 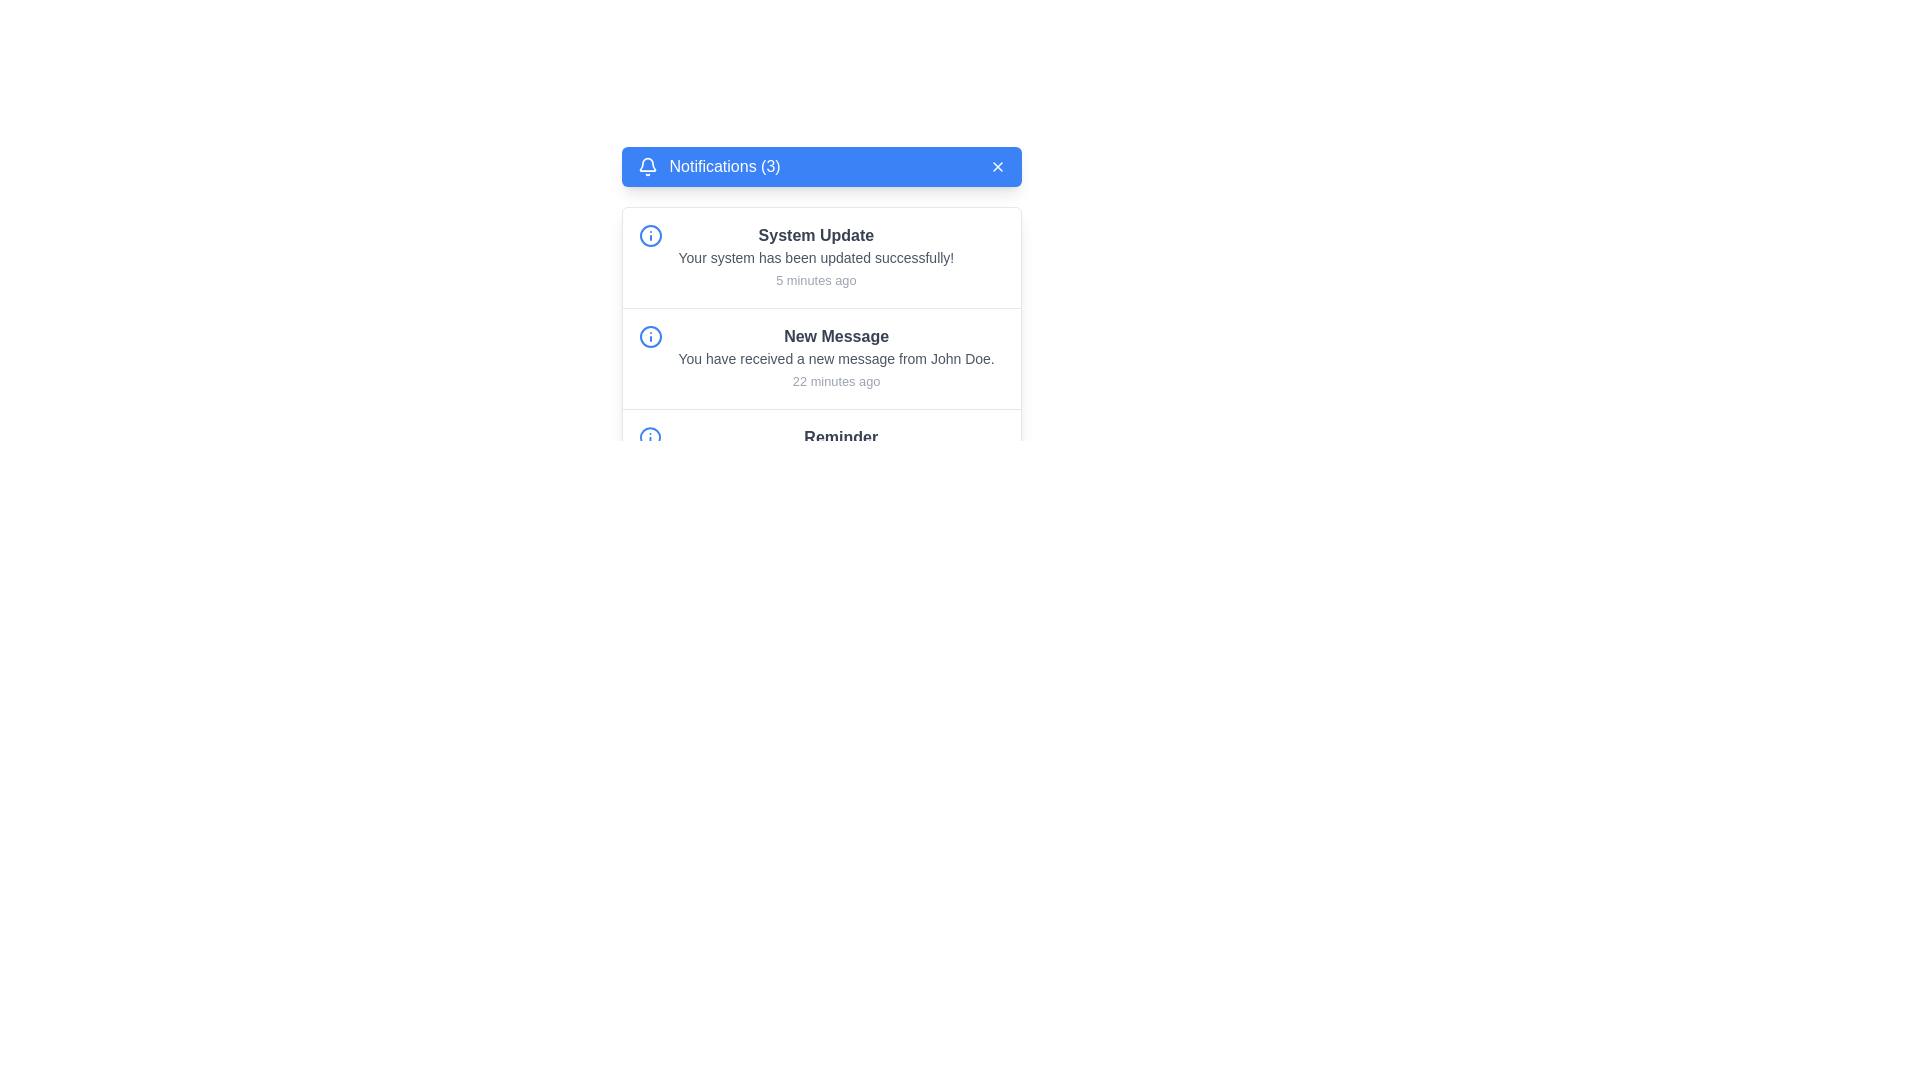 What do you see at coordinates (836, 357) in the screenshot?
I see `the 'New Message' notification, which has a bold title and descriptive text` at bounding box center [836, 357].